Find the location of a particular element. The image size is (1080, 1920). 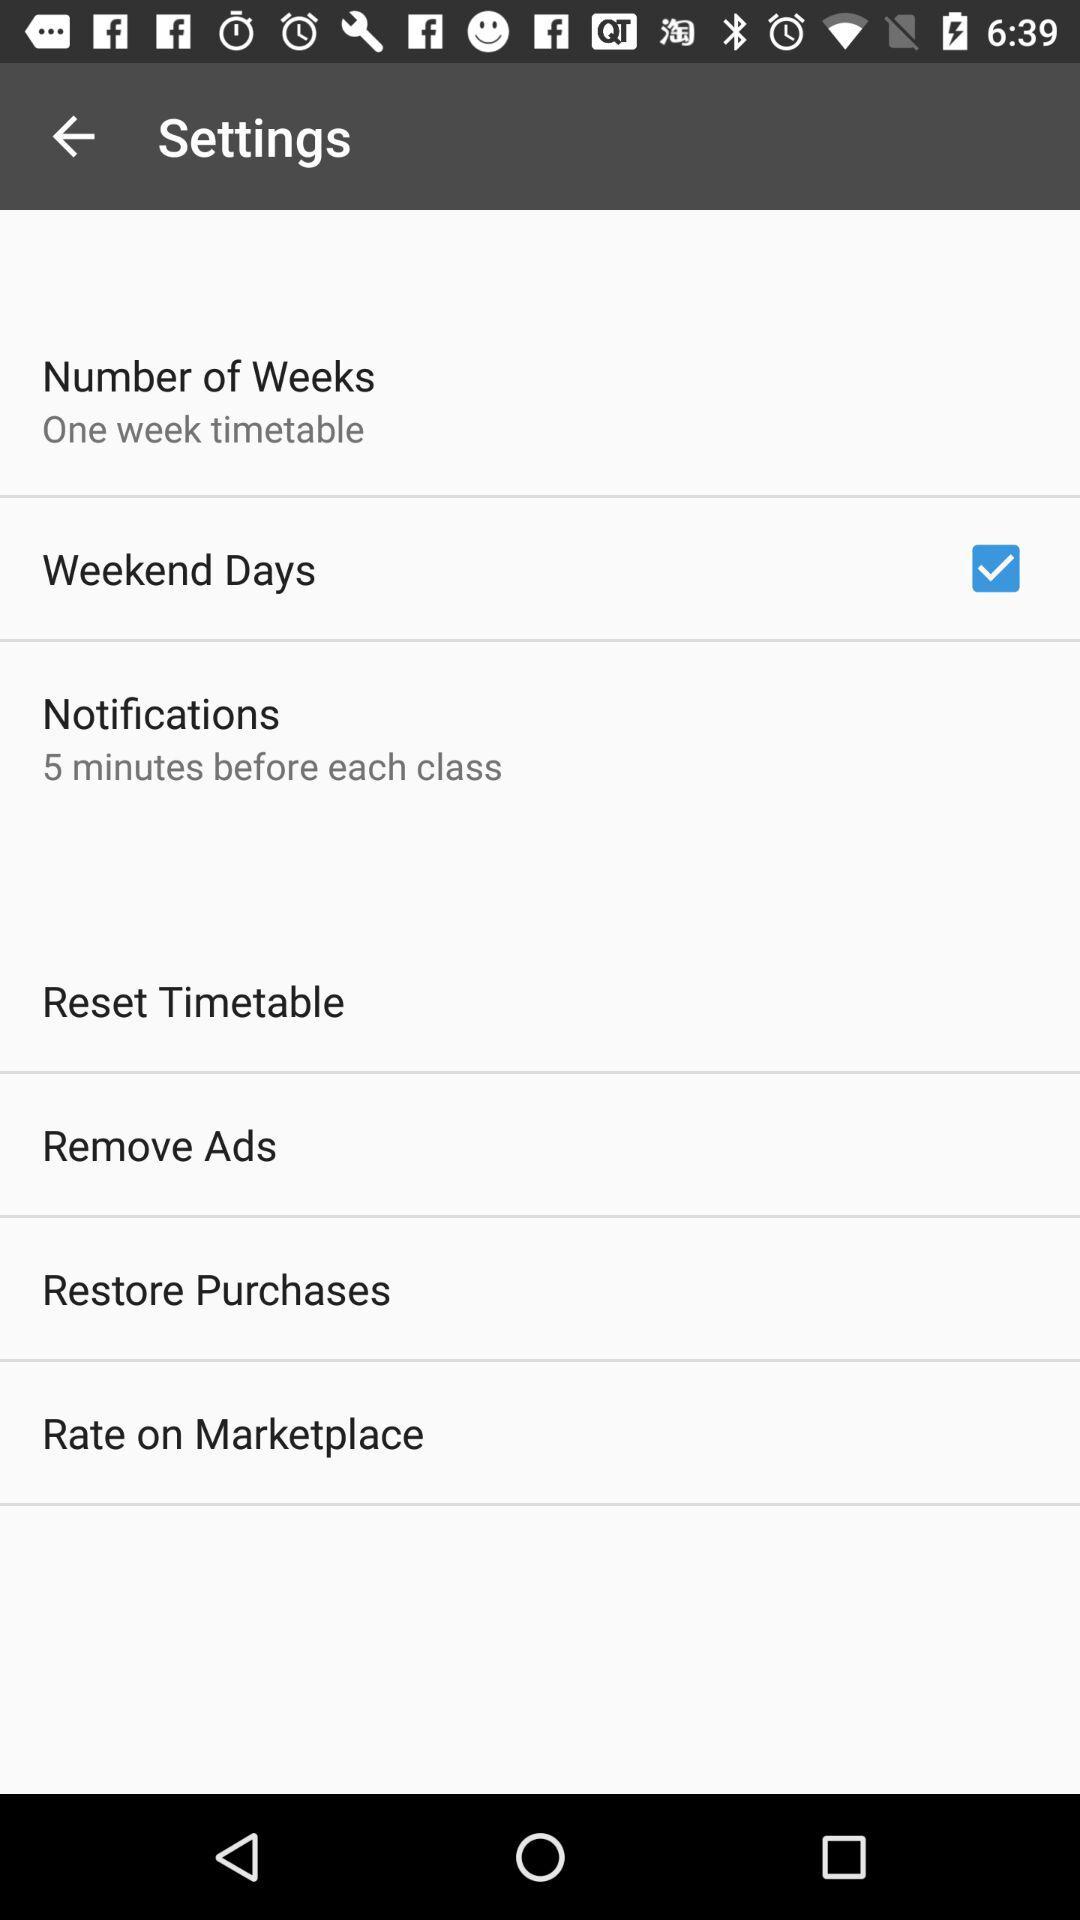

icon to the left of settings app is located at coordinates (72, 135).